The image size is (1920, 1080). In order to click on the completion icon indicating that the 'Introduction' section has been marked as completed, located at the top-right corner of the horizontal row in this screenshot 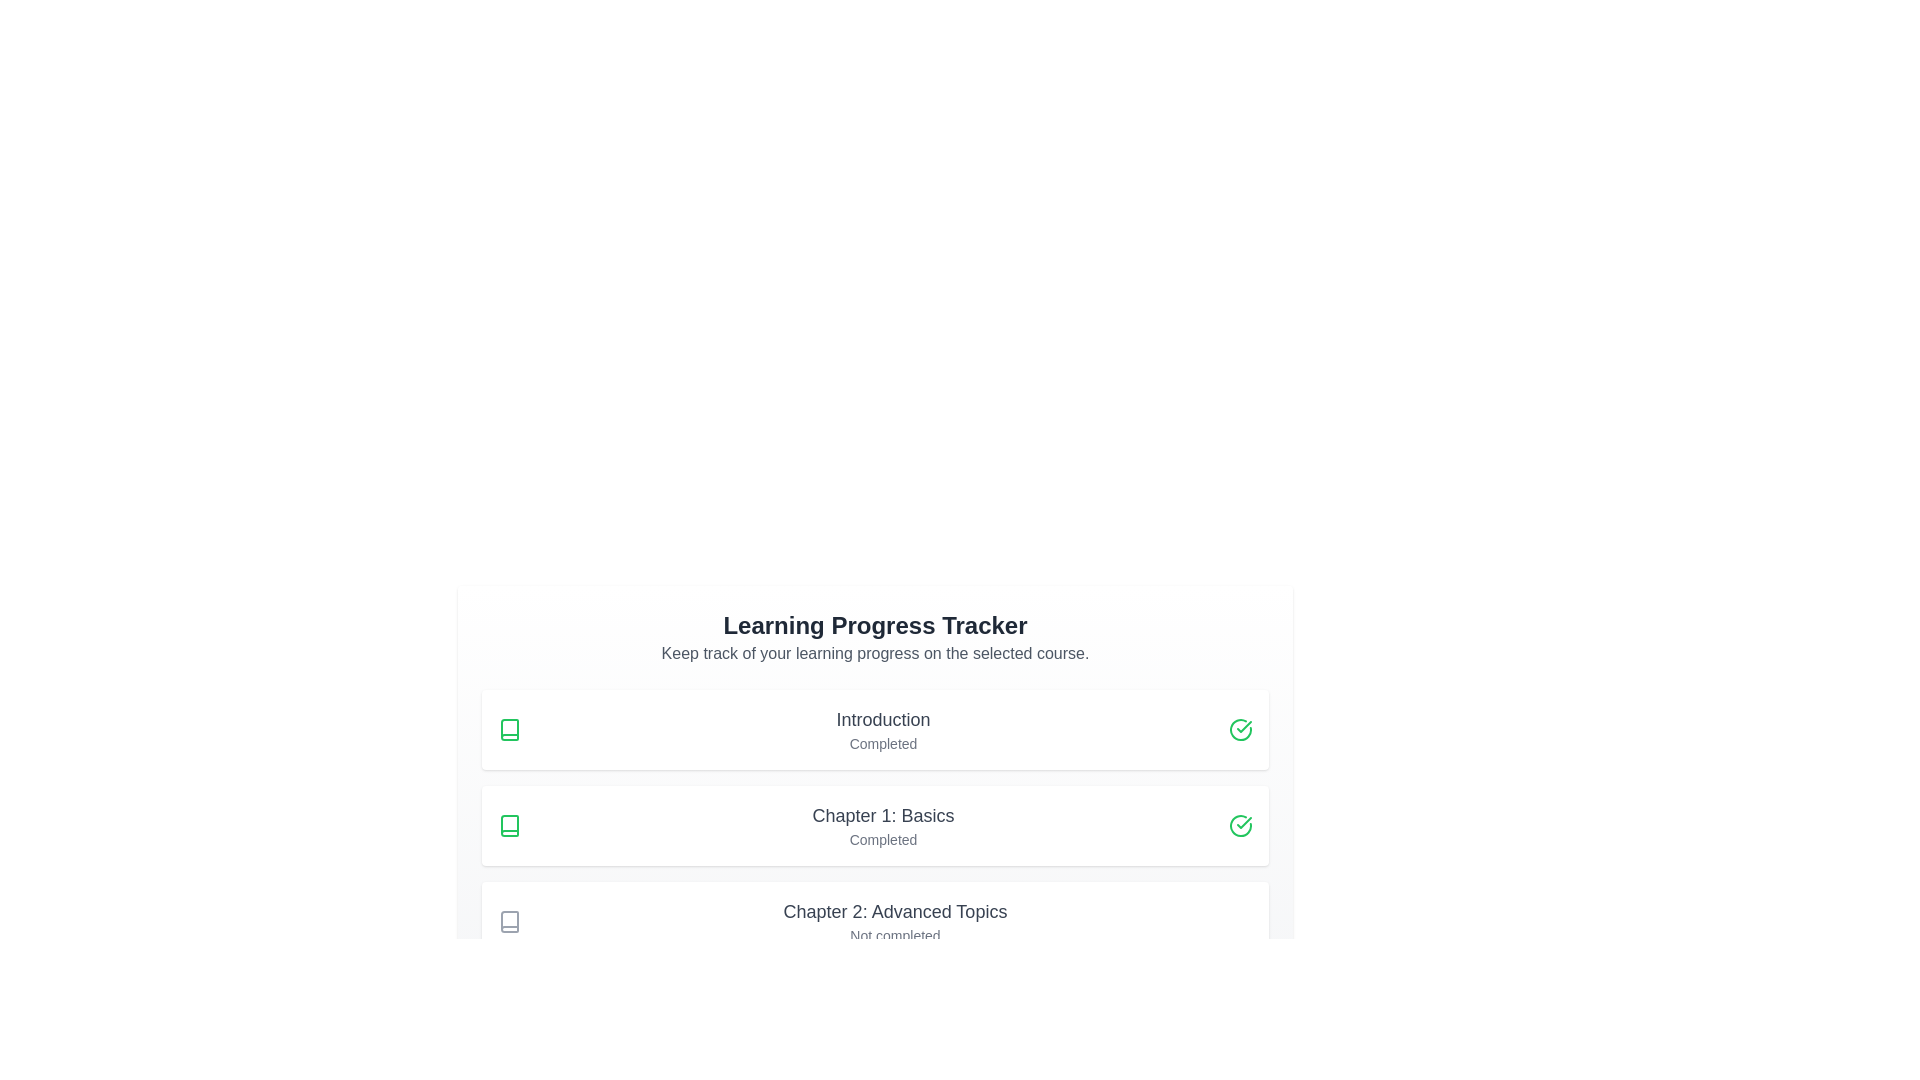, I will do `click(1240, 729)`.